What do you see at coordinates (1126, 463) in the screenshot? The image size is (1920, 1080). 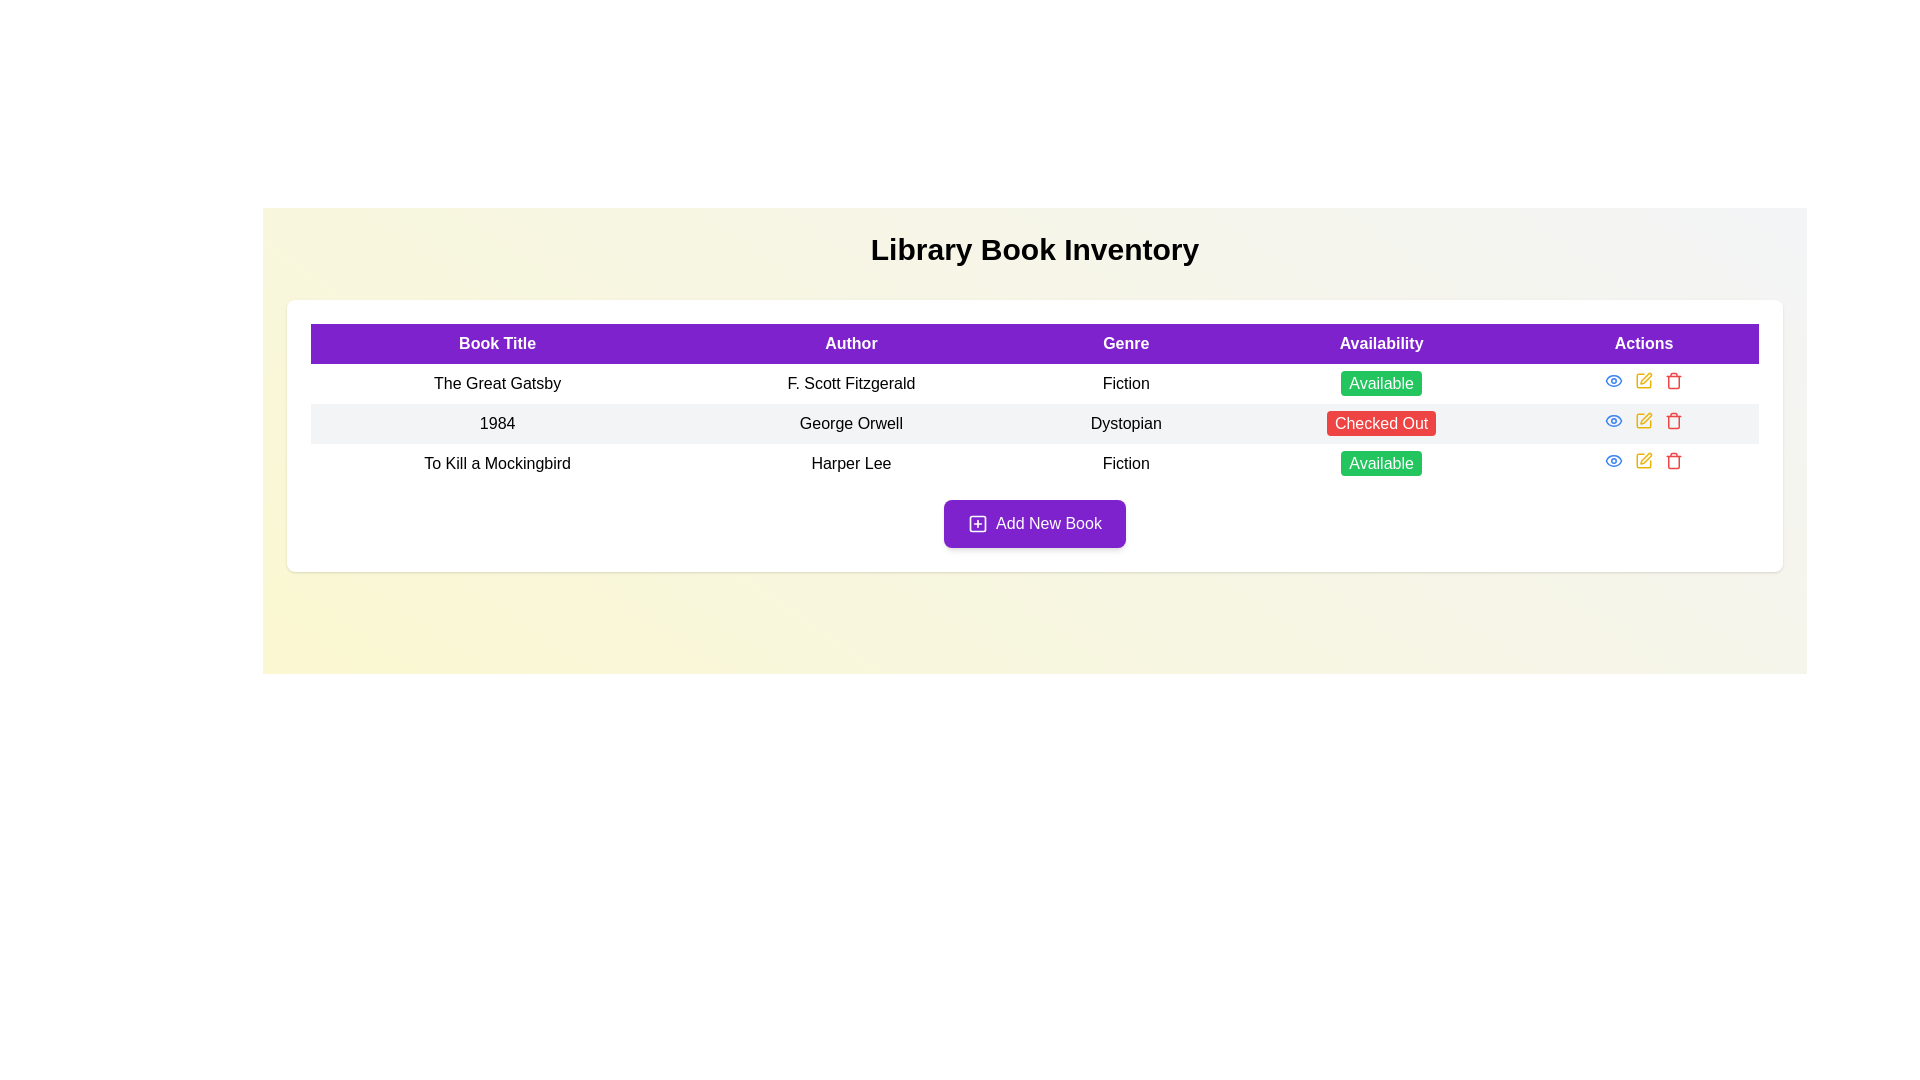 I see `the Text label that displays the genre of the book in the third row of the table under the 'Genre' column, which is aligned with the 'Author' and 'Availability' columns` at bounding box center [1126, 463].